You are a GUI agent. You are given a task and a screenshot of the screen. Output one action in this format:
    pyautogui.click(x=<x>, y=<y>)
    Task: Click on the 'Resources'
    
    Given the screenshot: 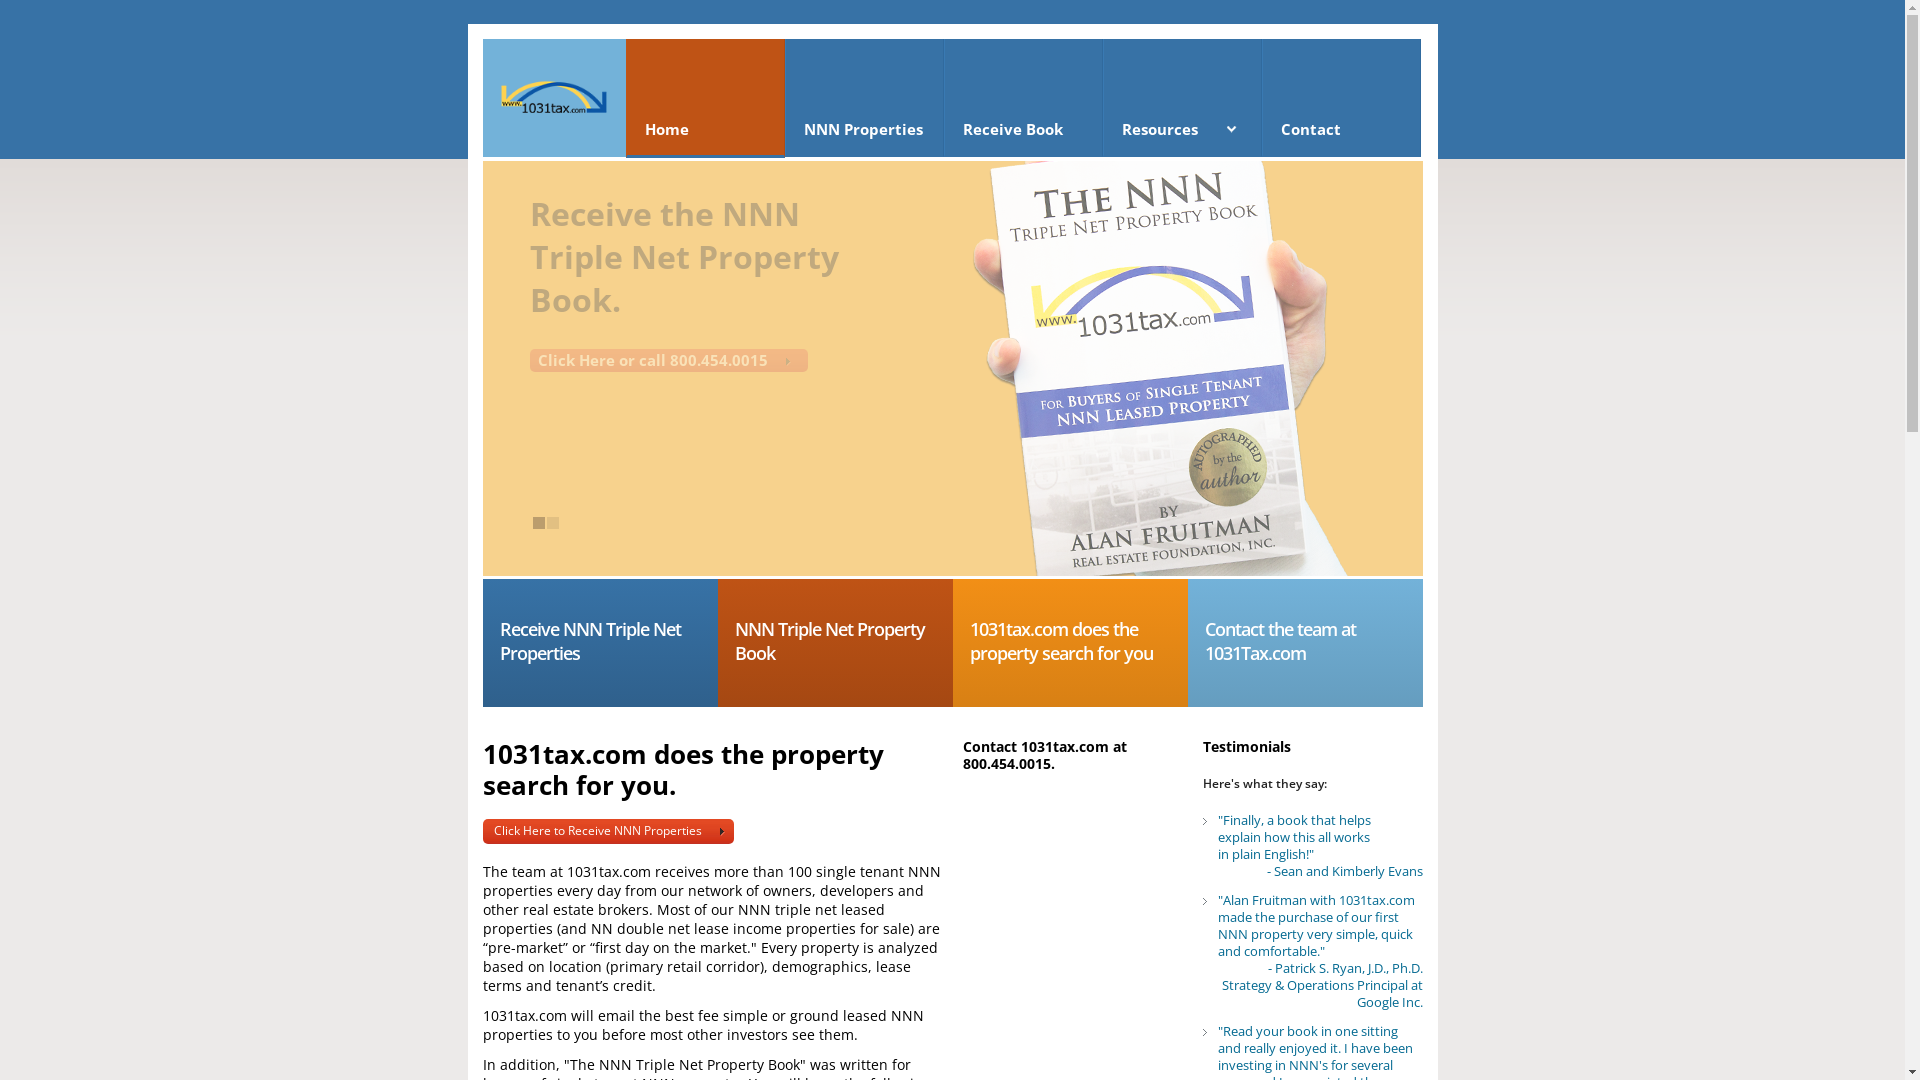 What is the action you would take?
    pyautogui.click(x=1181, y=97)
    